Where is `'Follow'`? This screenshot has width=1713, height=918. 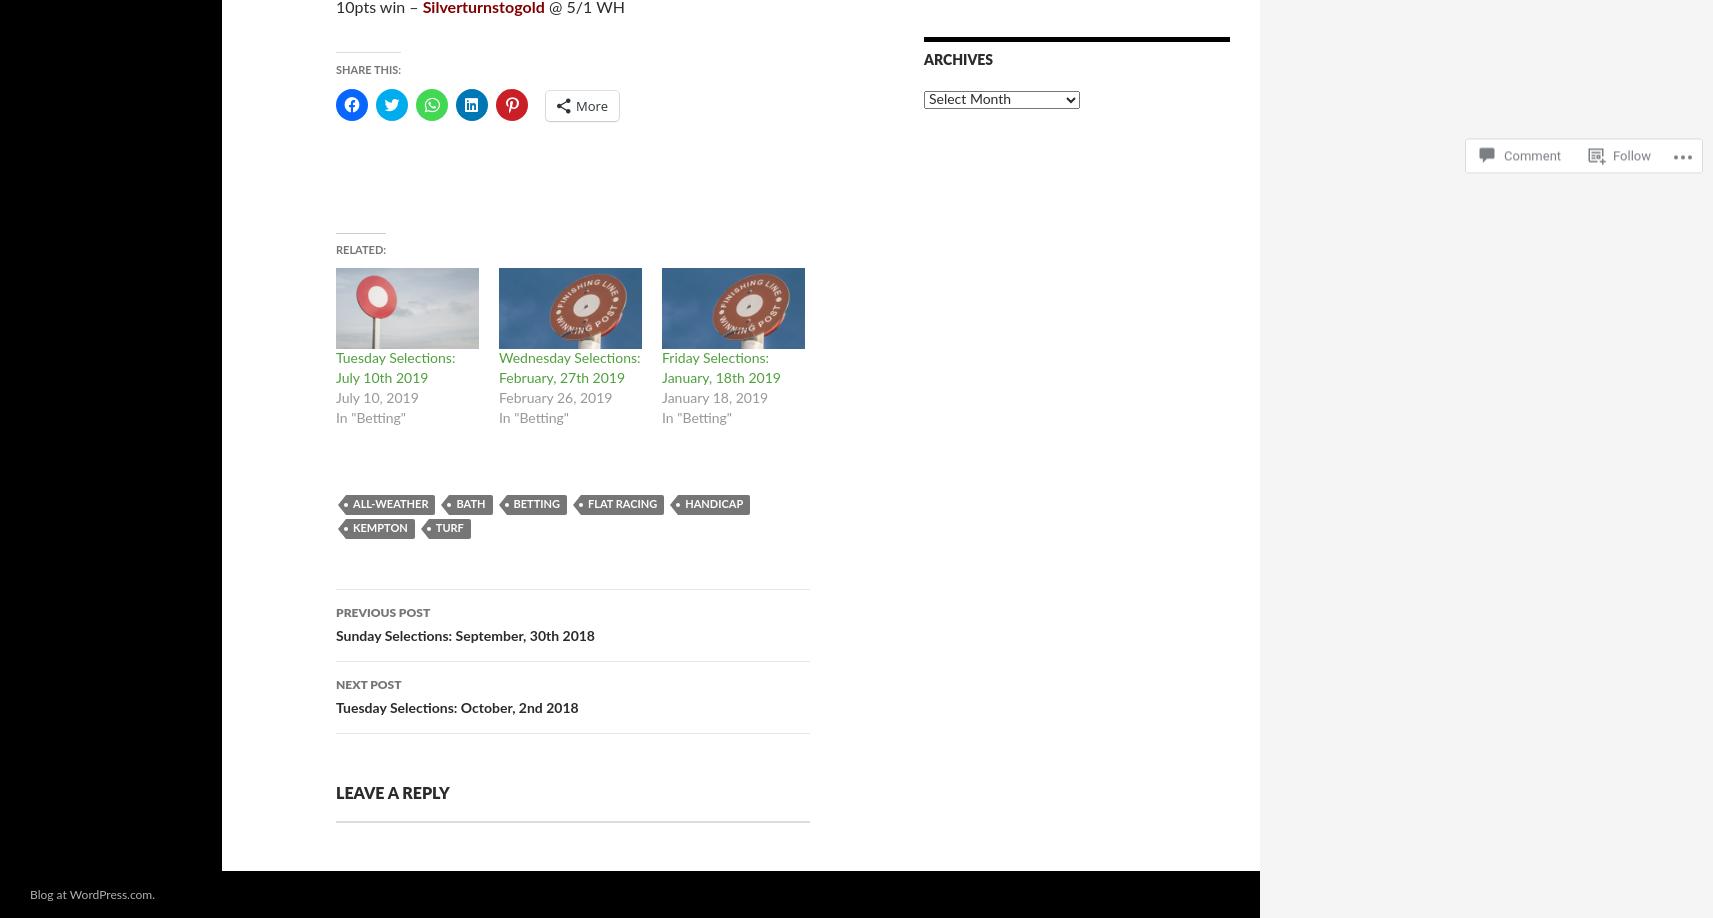 'Follow' is located at coordinates (1631, 135).